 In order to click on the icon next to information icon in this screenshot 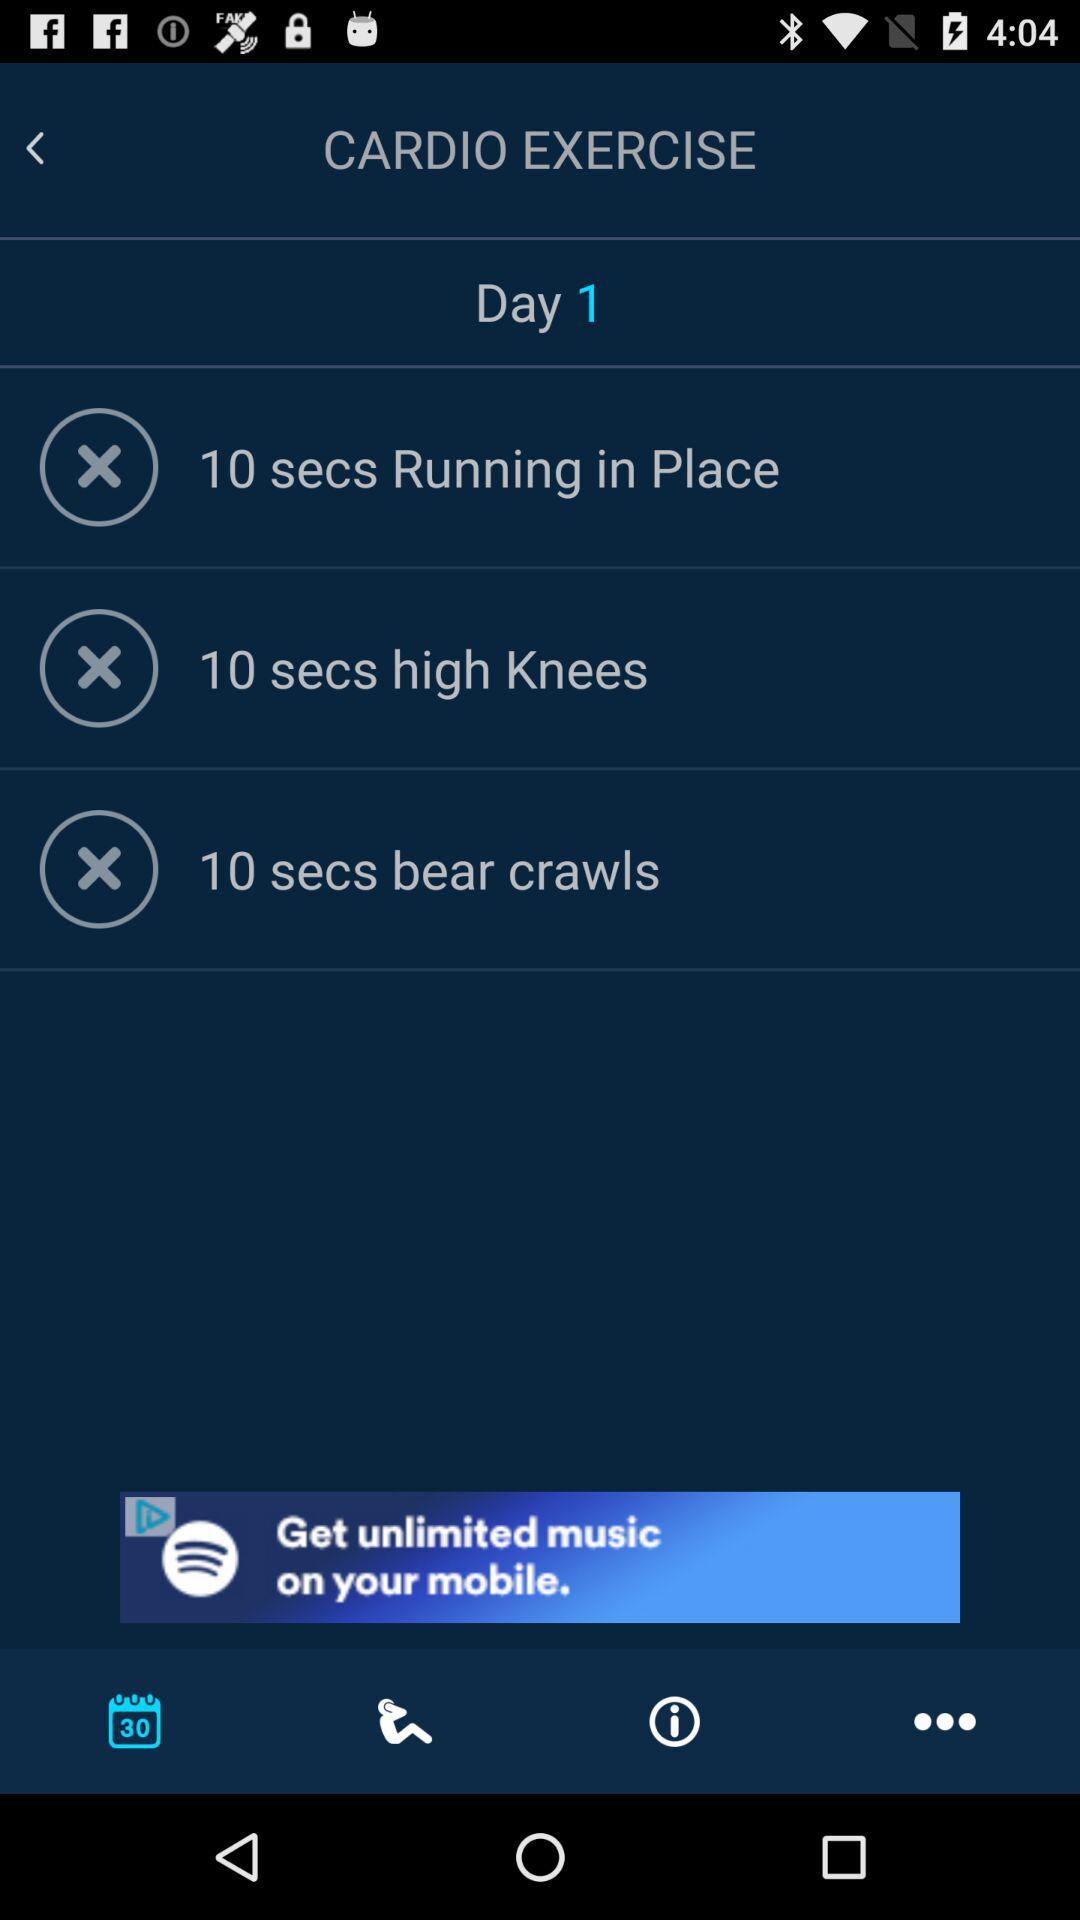, I will do `click(945, 1720)`.